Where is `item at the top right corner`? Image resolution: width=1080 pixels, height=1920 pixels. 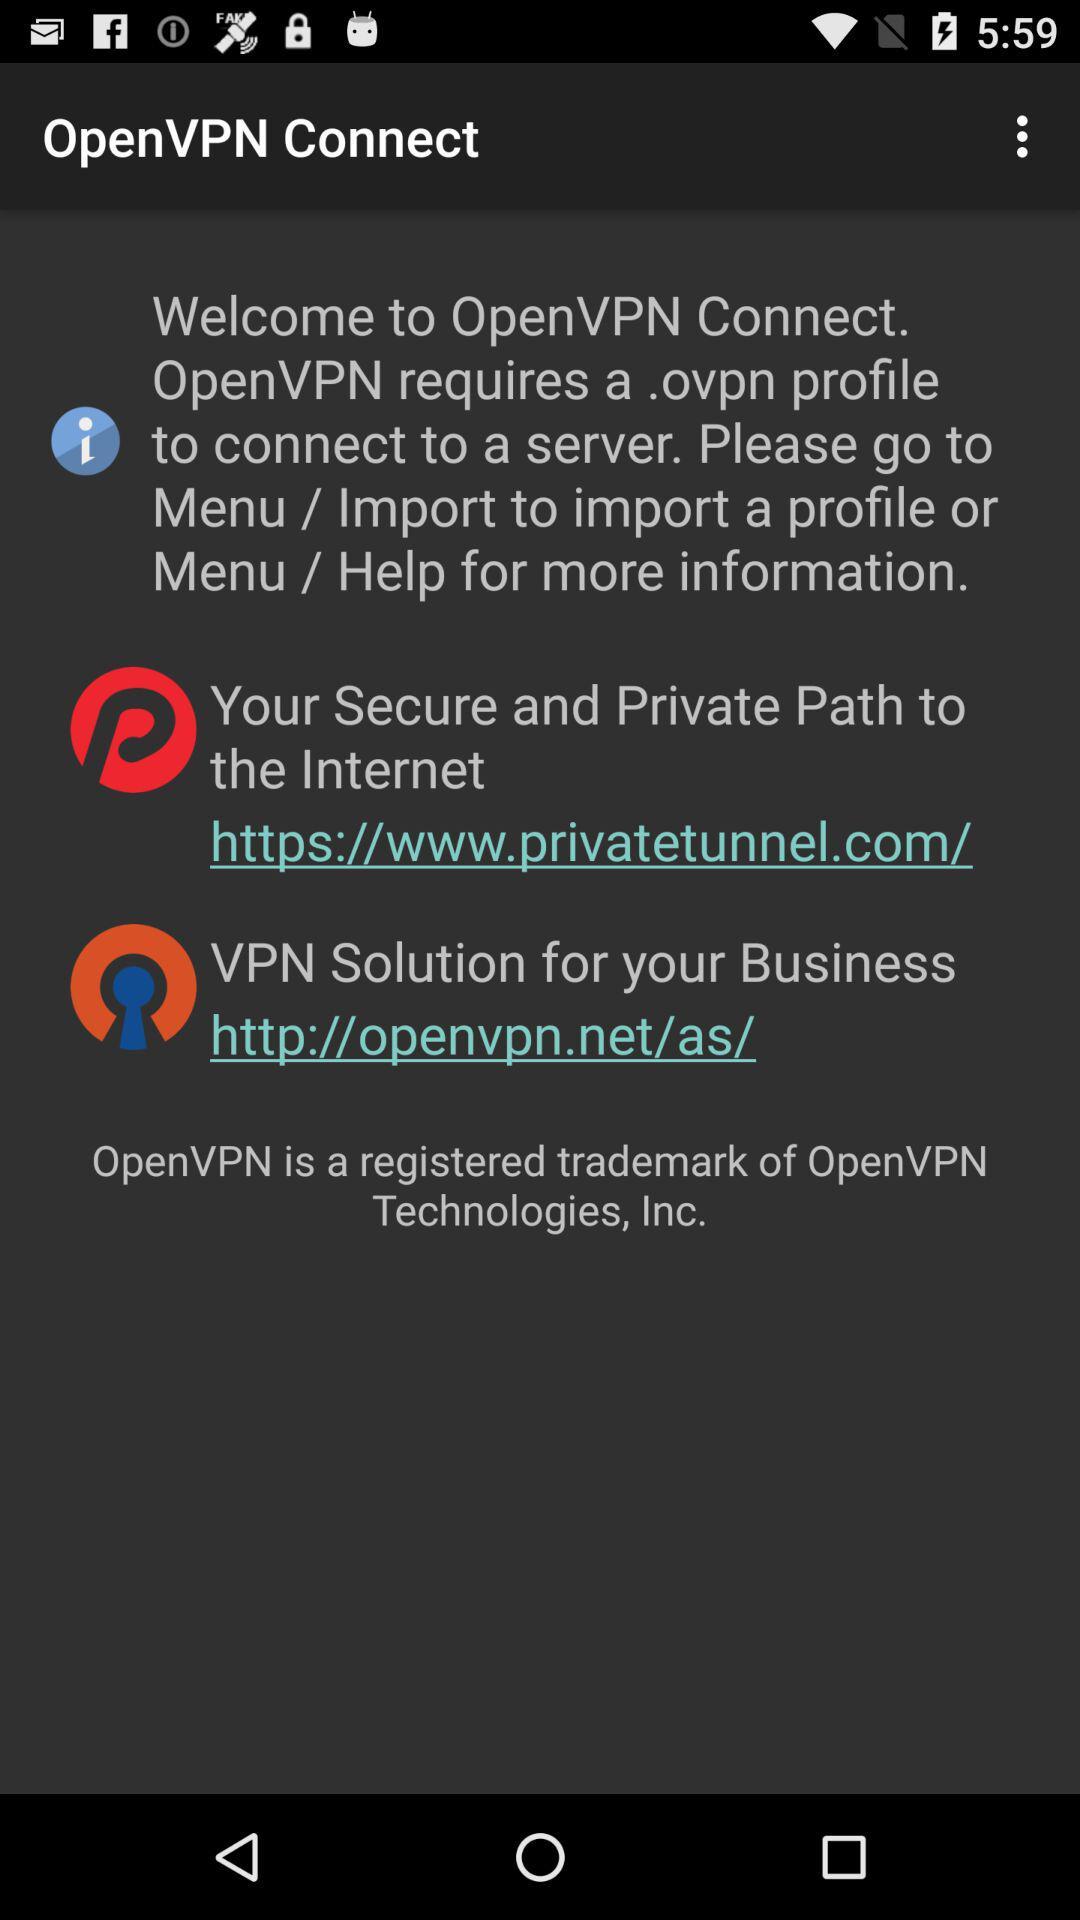 item at the top right corner is located at coordinates (1027, 135).